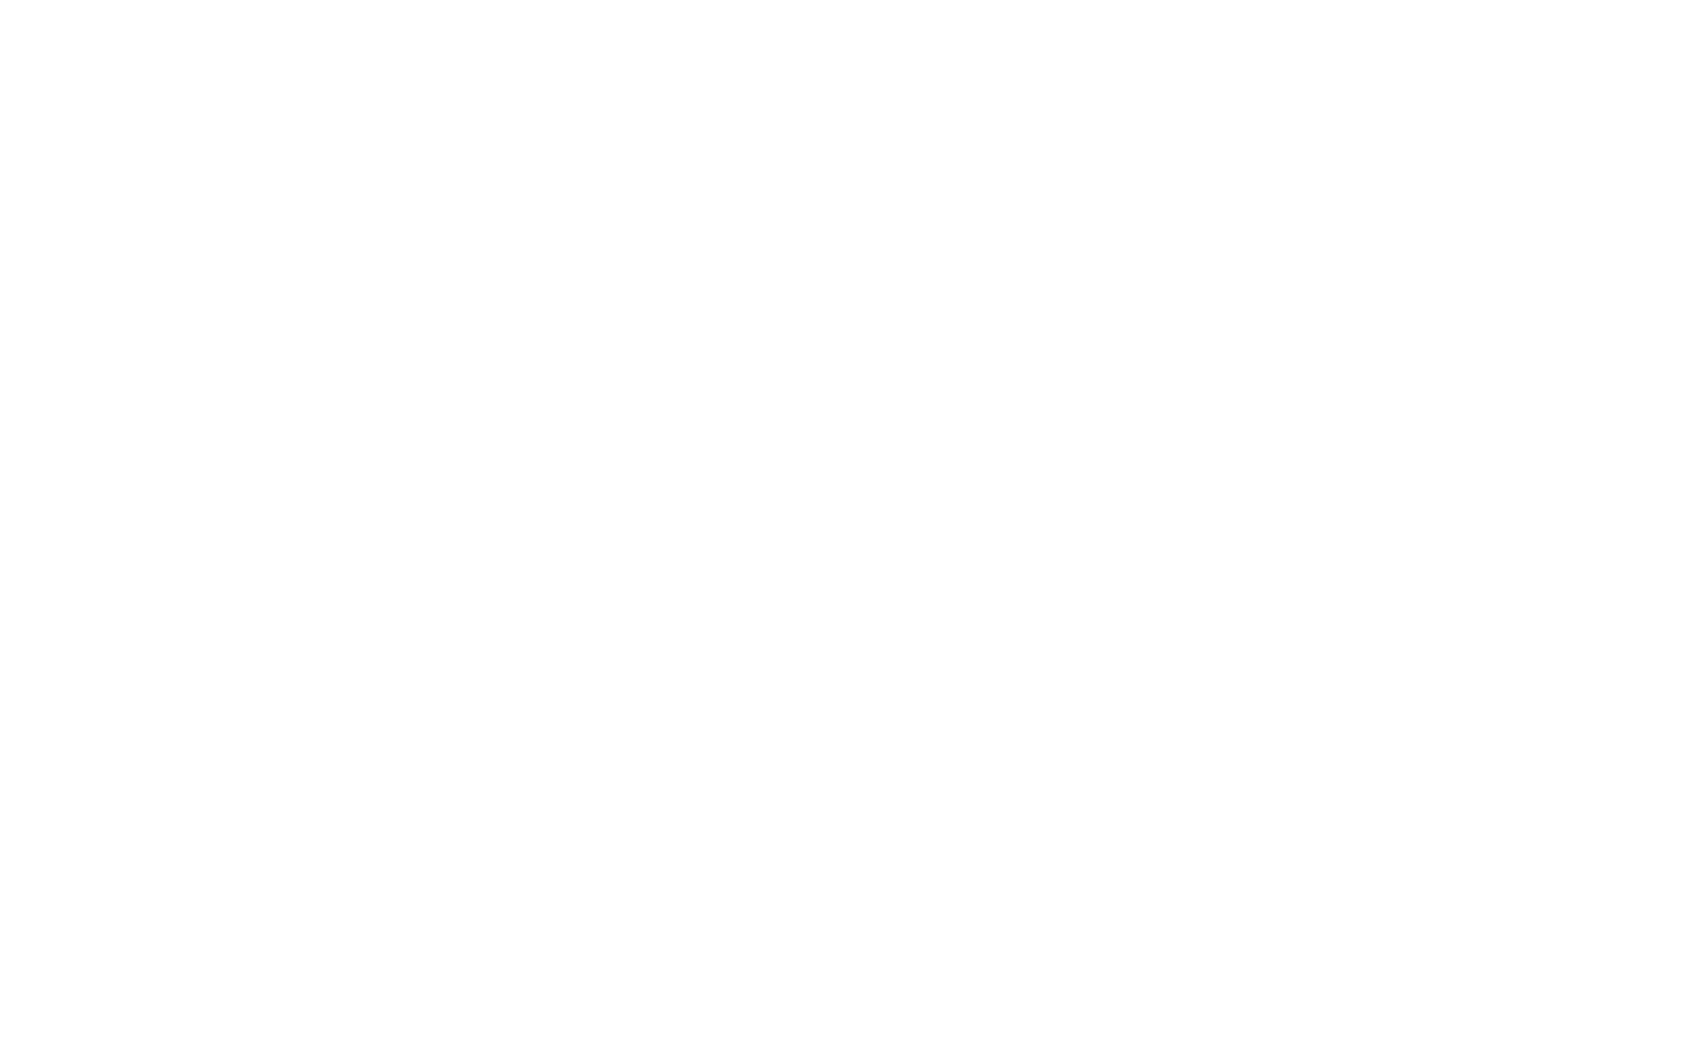 The width and height of the screenshot is (1694, 1061). Describe the element at coordinates (501, 464) in the screenshot. I see `'Contact'` at that location.